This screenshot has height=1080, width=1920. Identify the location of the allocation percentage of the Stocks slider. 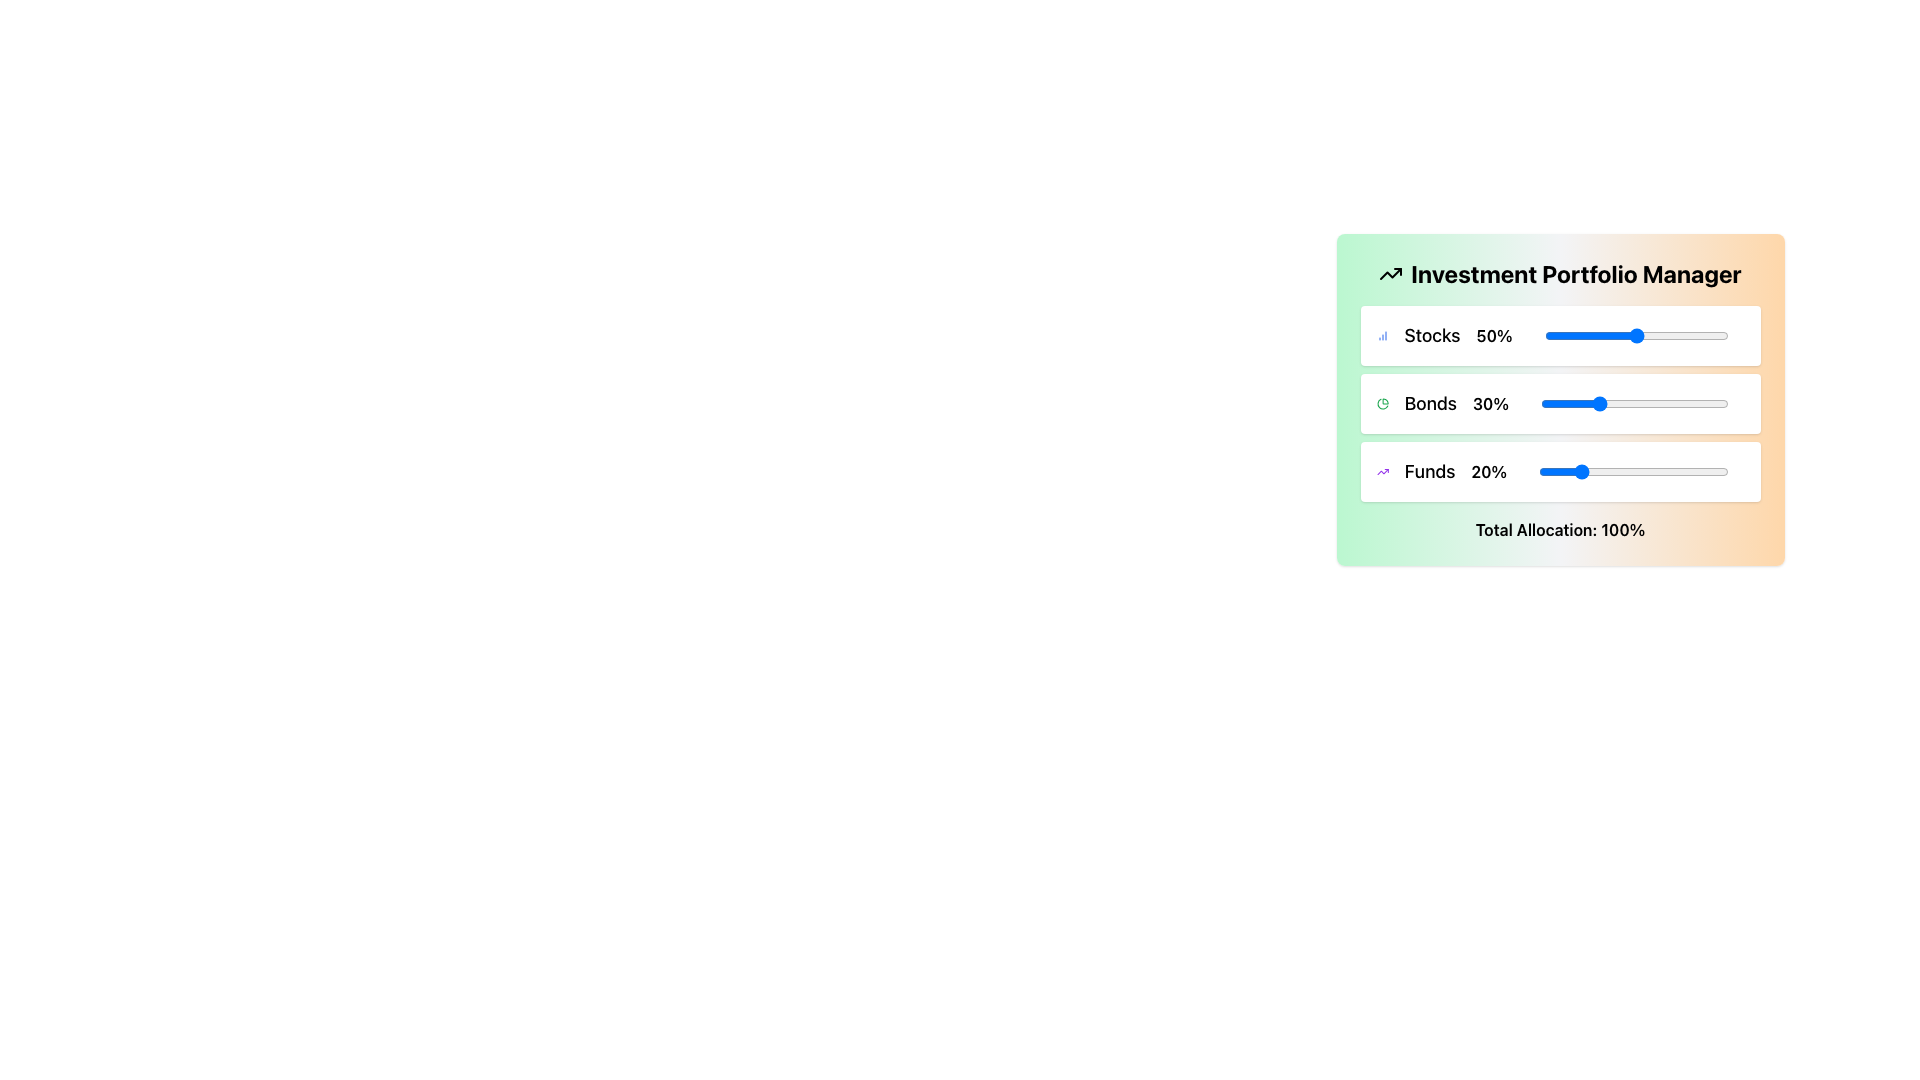
(1651, 334).